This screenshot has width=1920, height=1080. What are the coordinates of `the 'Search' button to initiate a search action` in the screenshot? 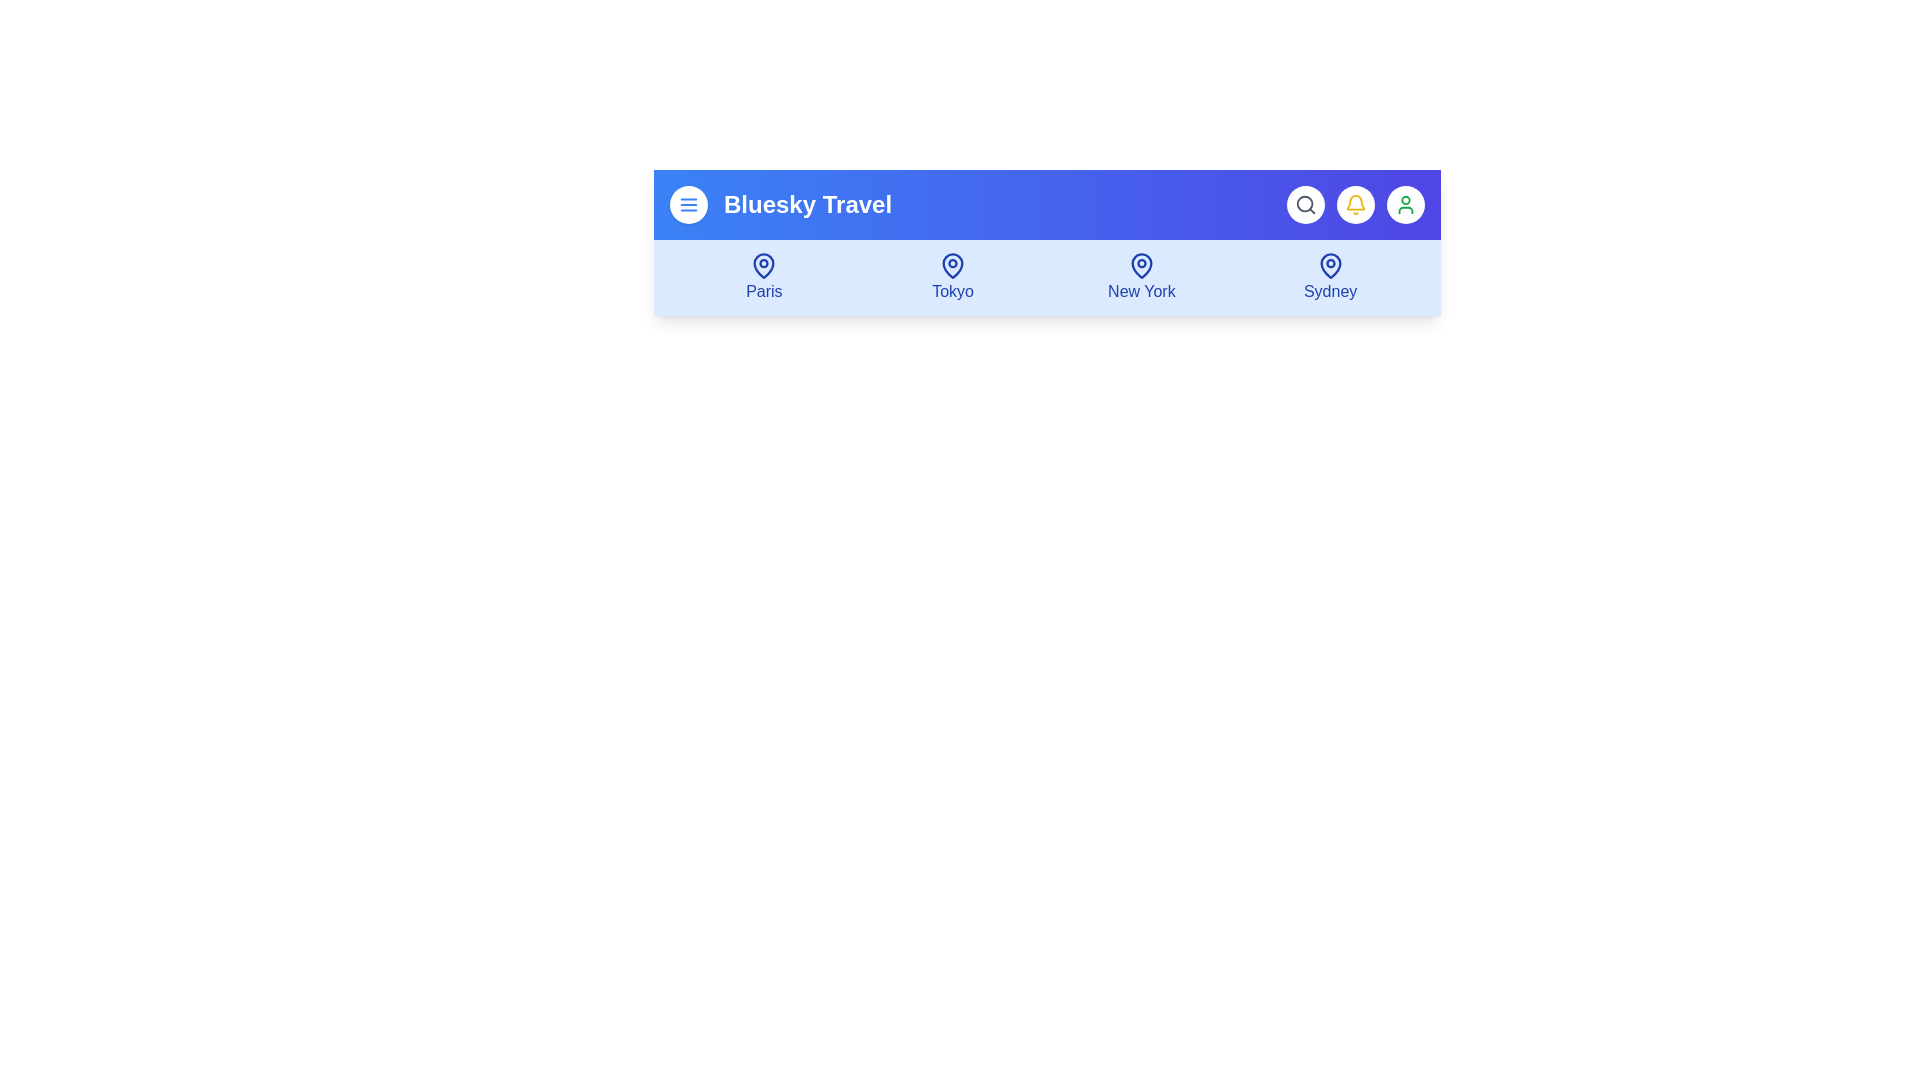 It's located at (1305, 204).